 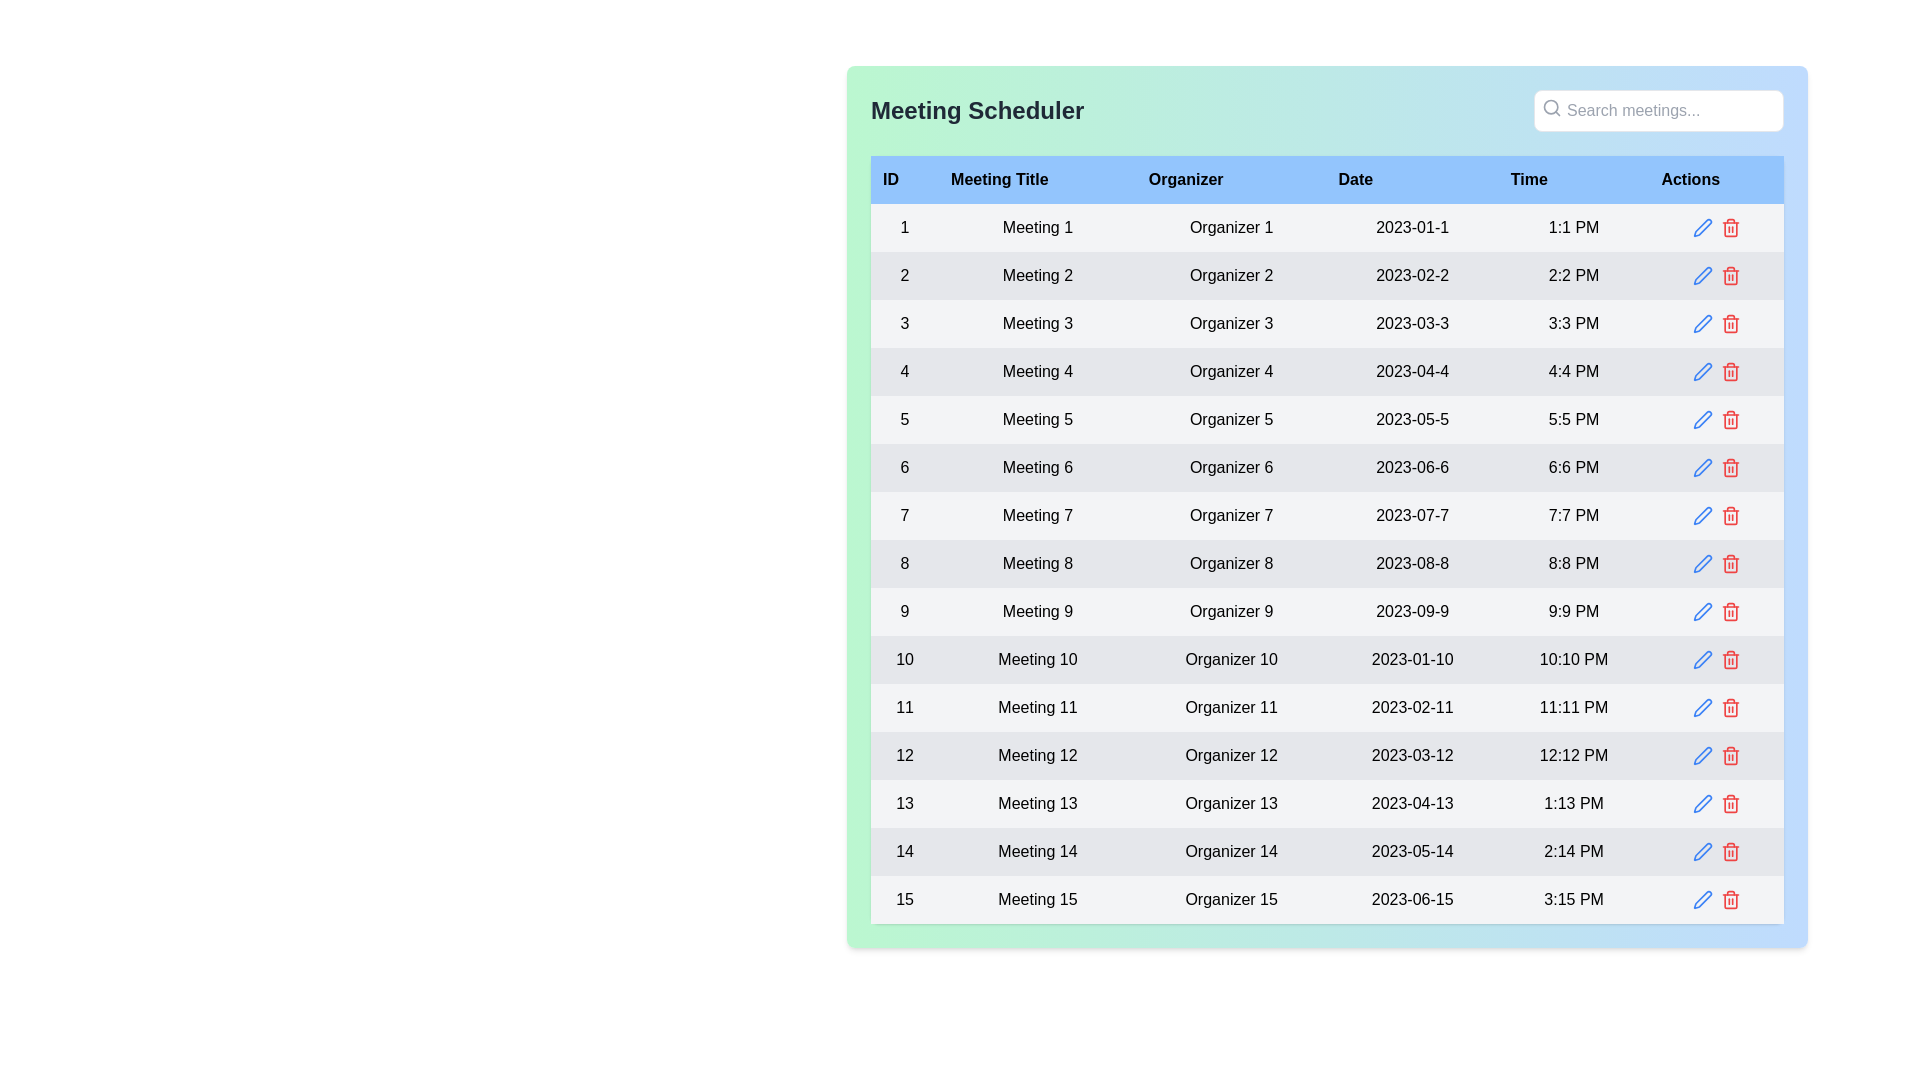 What do you see at coordinates (1729, 898) in the screenshot?
I see `the red trash bin icon in the 'Actions' column corresponding to the meeting scheduled at '3:15 PM' on '2023-06-15'` at bounding box center [1729, 898].